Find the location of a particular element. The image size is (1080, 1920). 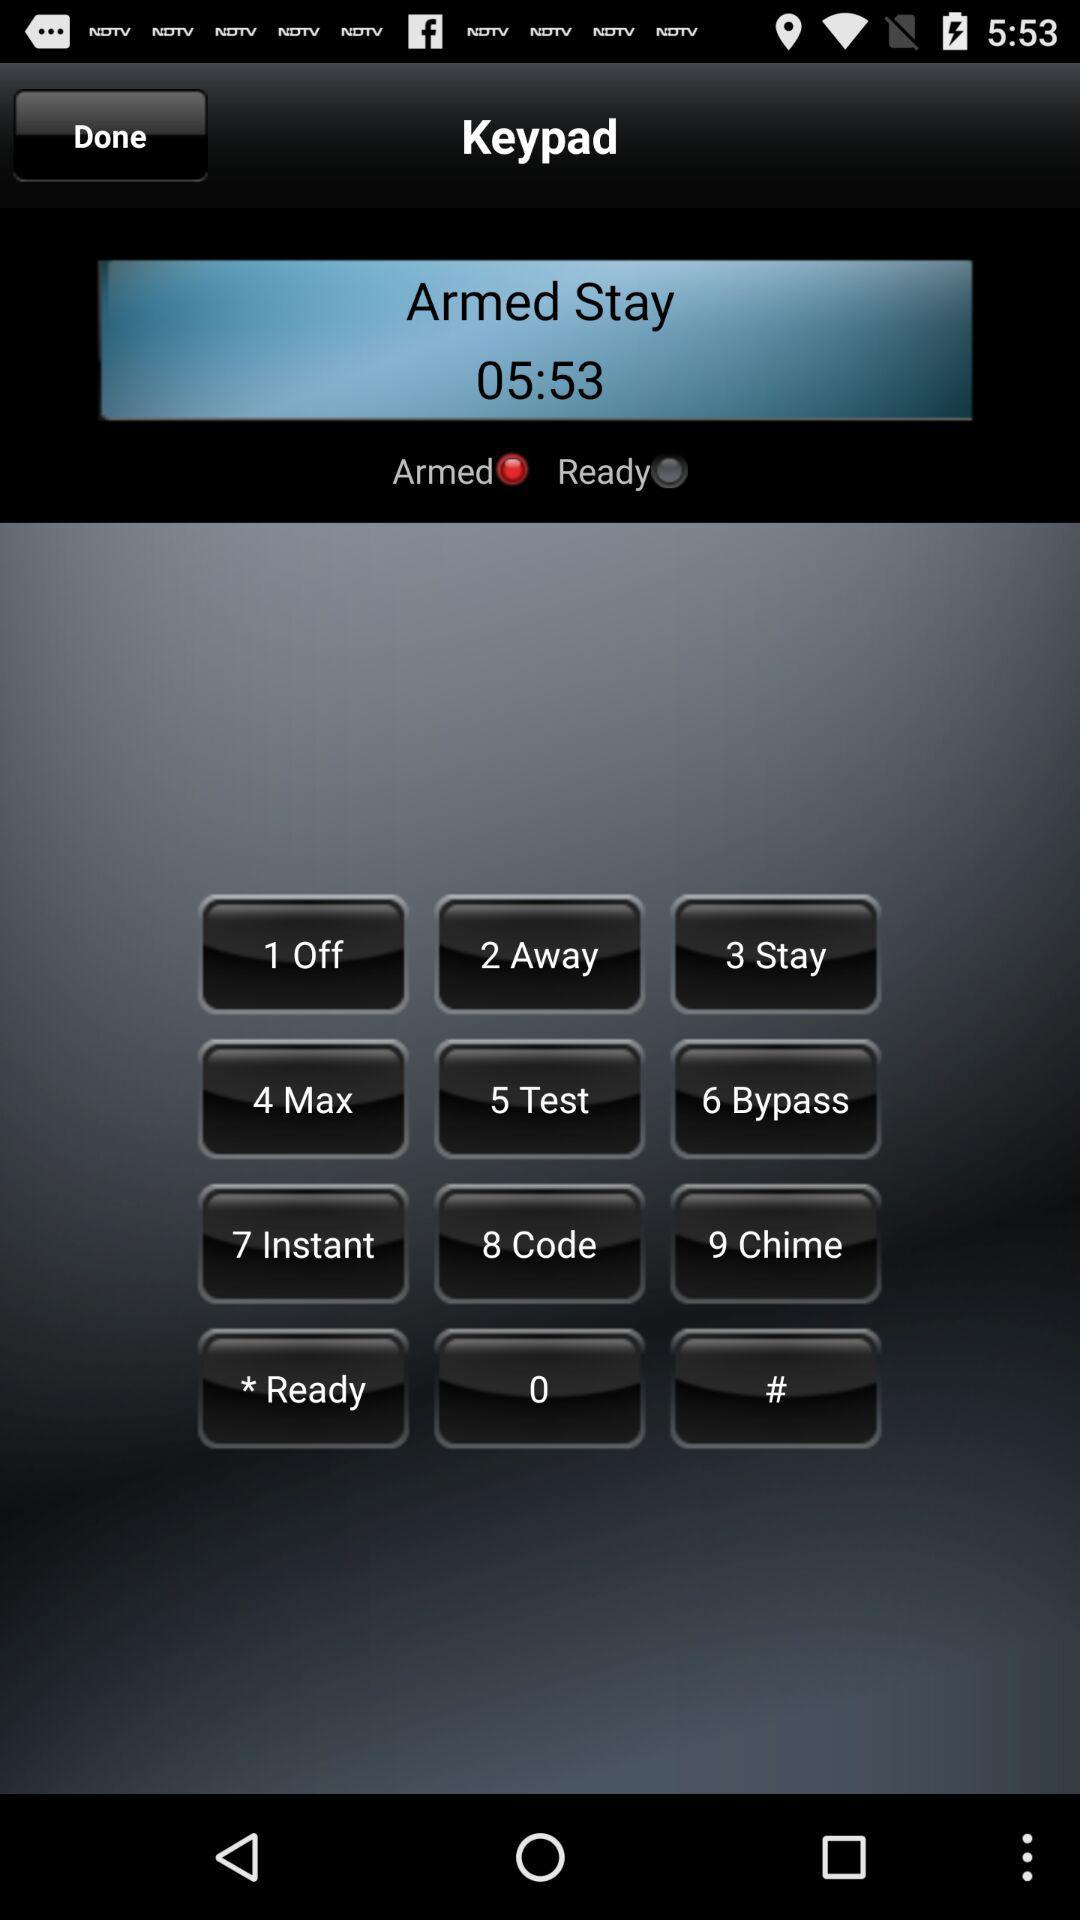

ready status on is located at coordinates (669, 468).